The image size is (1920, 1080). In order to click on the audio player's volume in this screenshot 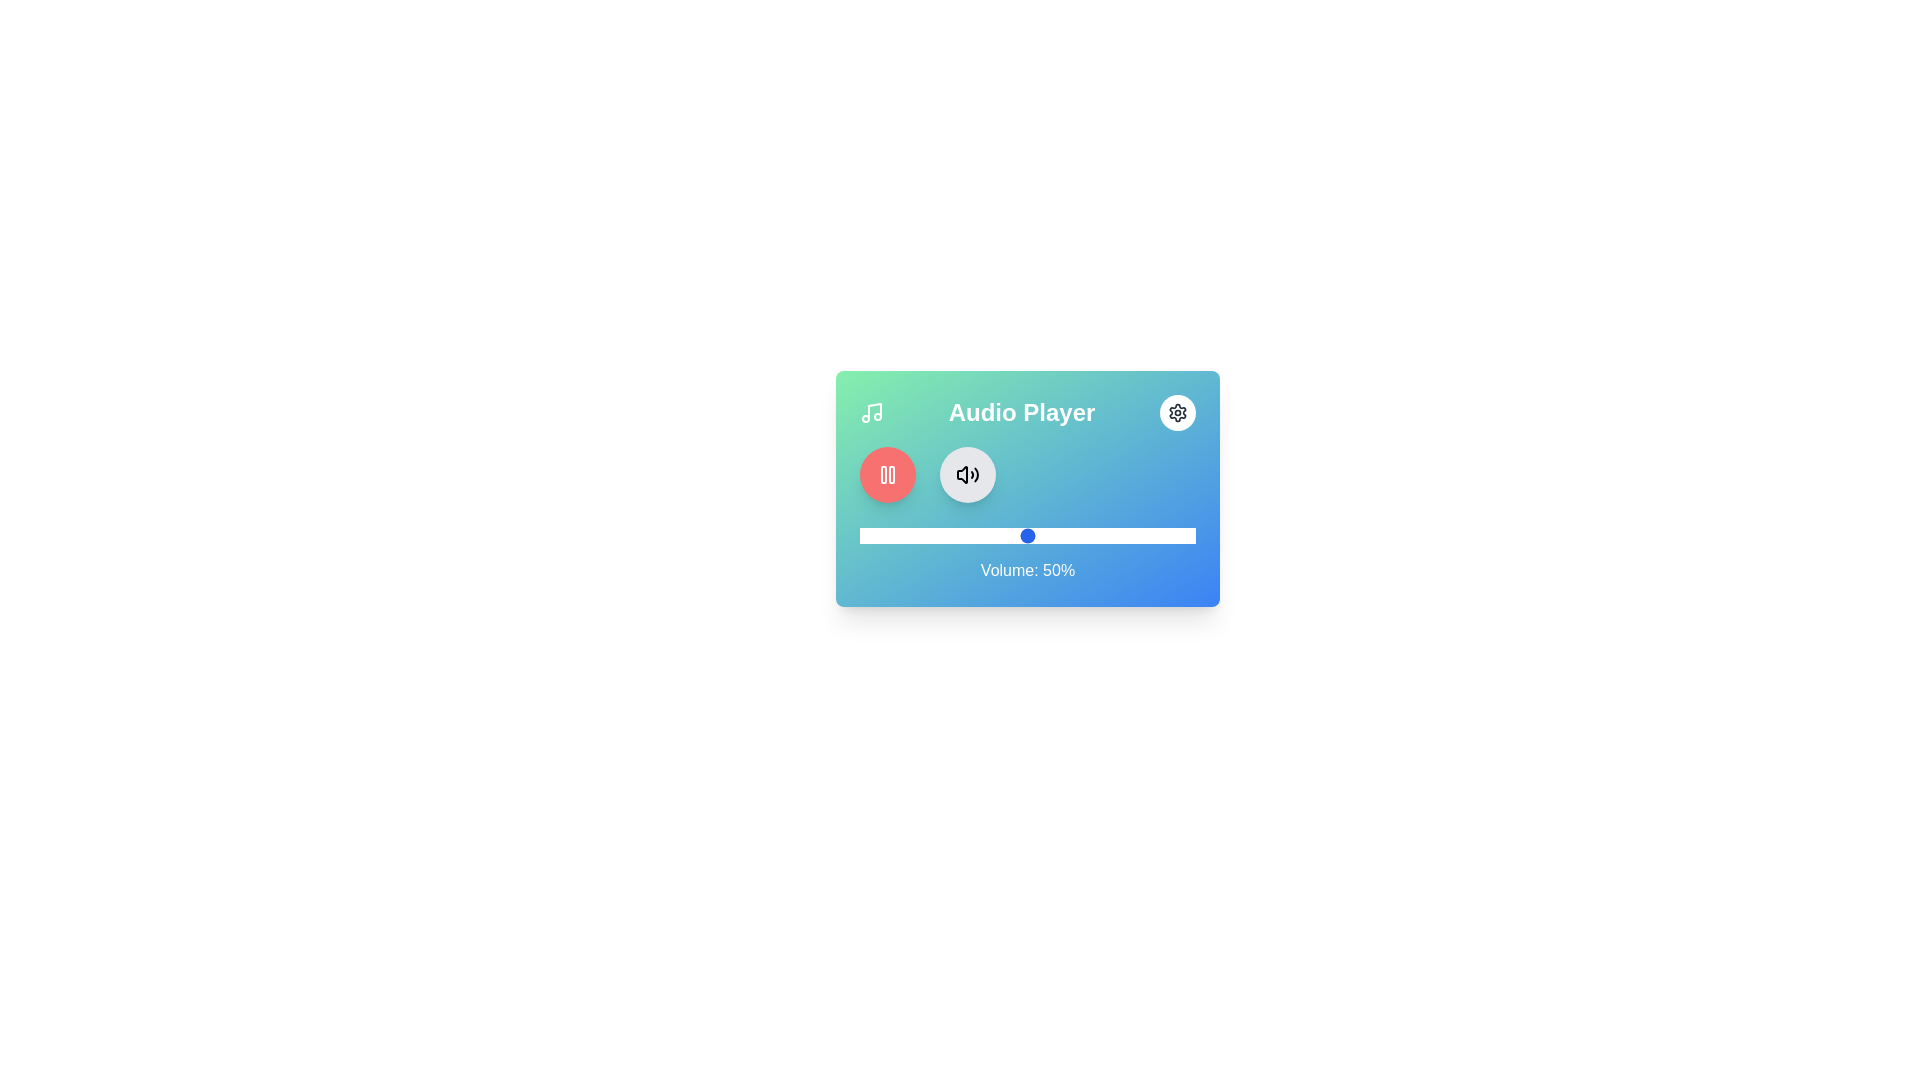, I will do `click(1090, 535)`.